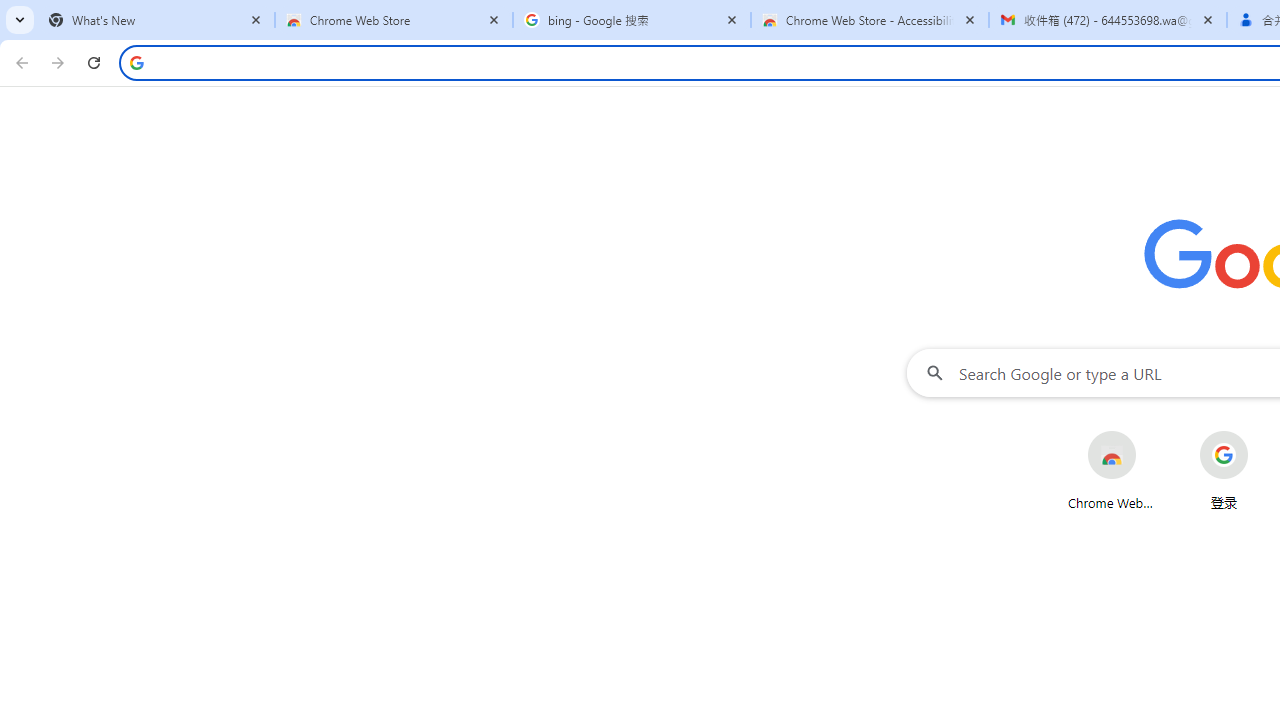 This screenshot has width=1280, height=720. I want to click on 'Chrome Web Store', so click(1110, 470).